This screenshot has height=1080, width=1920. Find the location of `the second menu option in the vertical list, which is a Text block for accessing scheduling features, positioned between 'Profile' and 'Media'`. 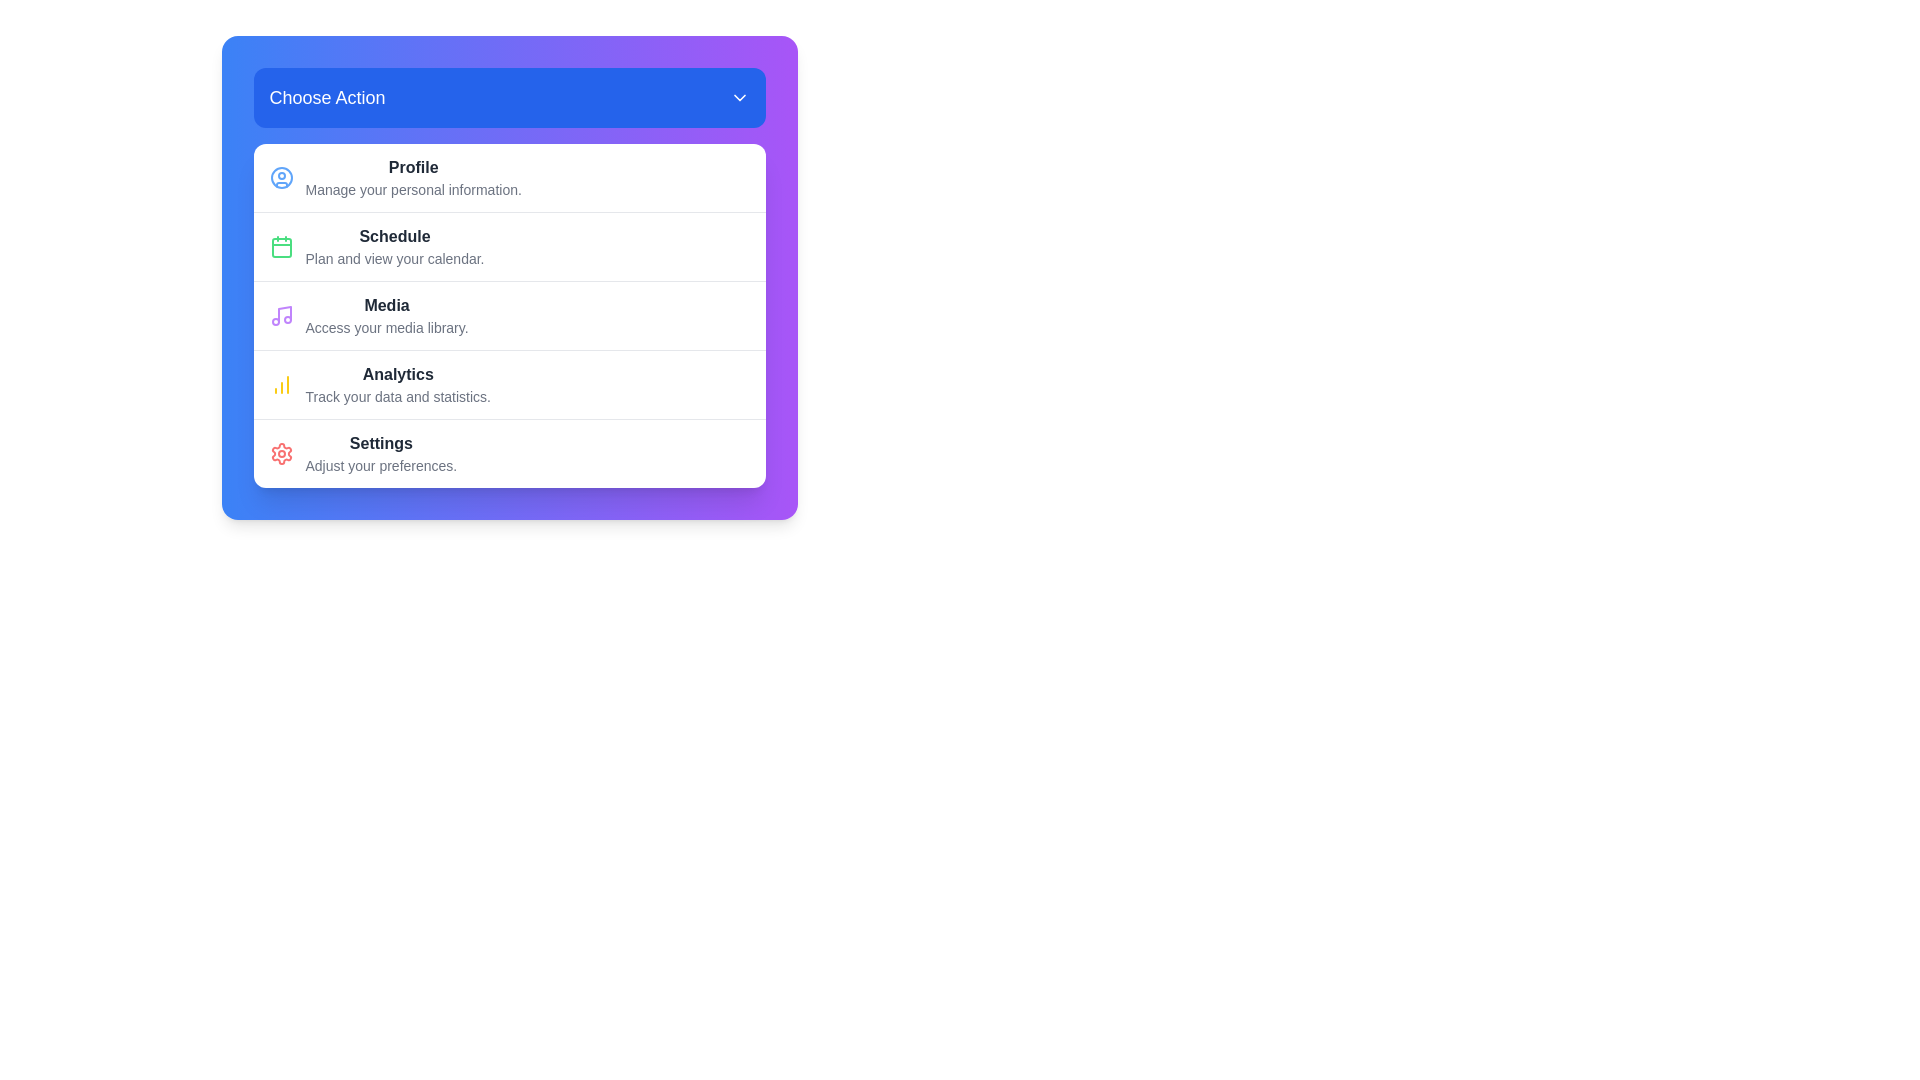

the second menu option in the vertical list, which is a Text block for accessing scheduling features, positioned between 'Profile' and 'Media' is located at coordinates (394, 245).